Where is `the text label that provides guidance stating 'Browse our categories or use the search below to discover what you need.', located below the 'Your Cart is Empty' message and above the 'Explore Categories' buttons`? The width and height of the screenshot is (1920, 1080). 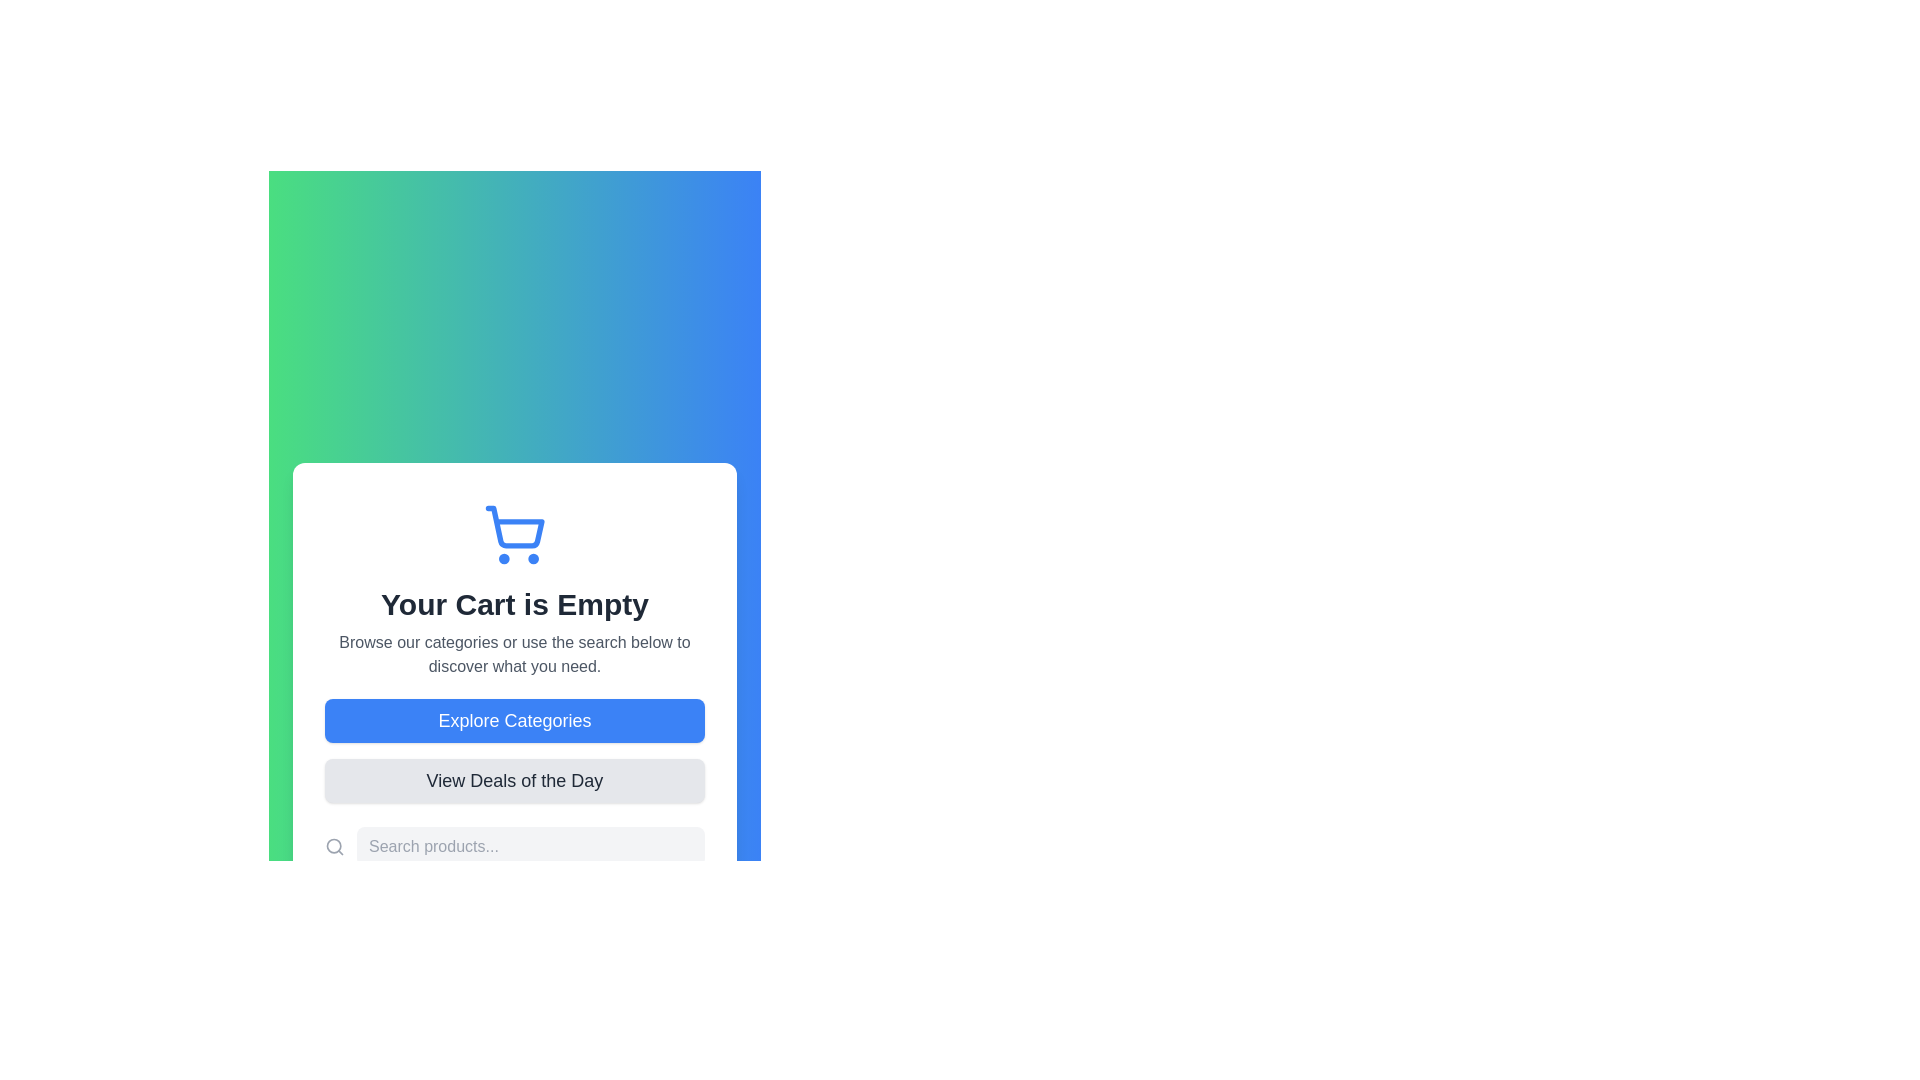
the text label that provides guidance stating 'Browse our categories or use the search below to discover what you need.', located below the 'Your Cart is Empty' message and above the 'Explore Categories' buttons is located at coordinates (514, 655).